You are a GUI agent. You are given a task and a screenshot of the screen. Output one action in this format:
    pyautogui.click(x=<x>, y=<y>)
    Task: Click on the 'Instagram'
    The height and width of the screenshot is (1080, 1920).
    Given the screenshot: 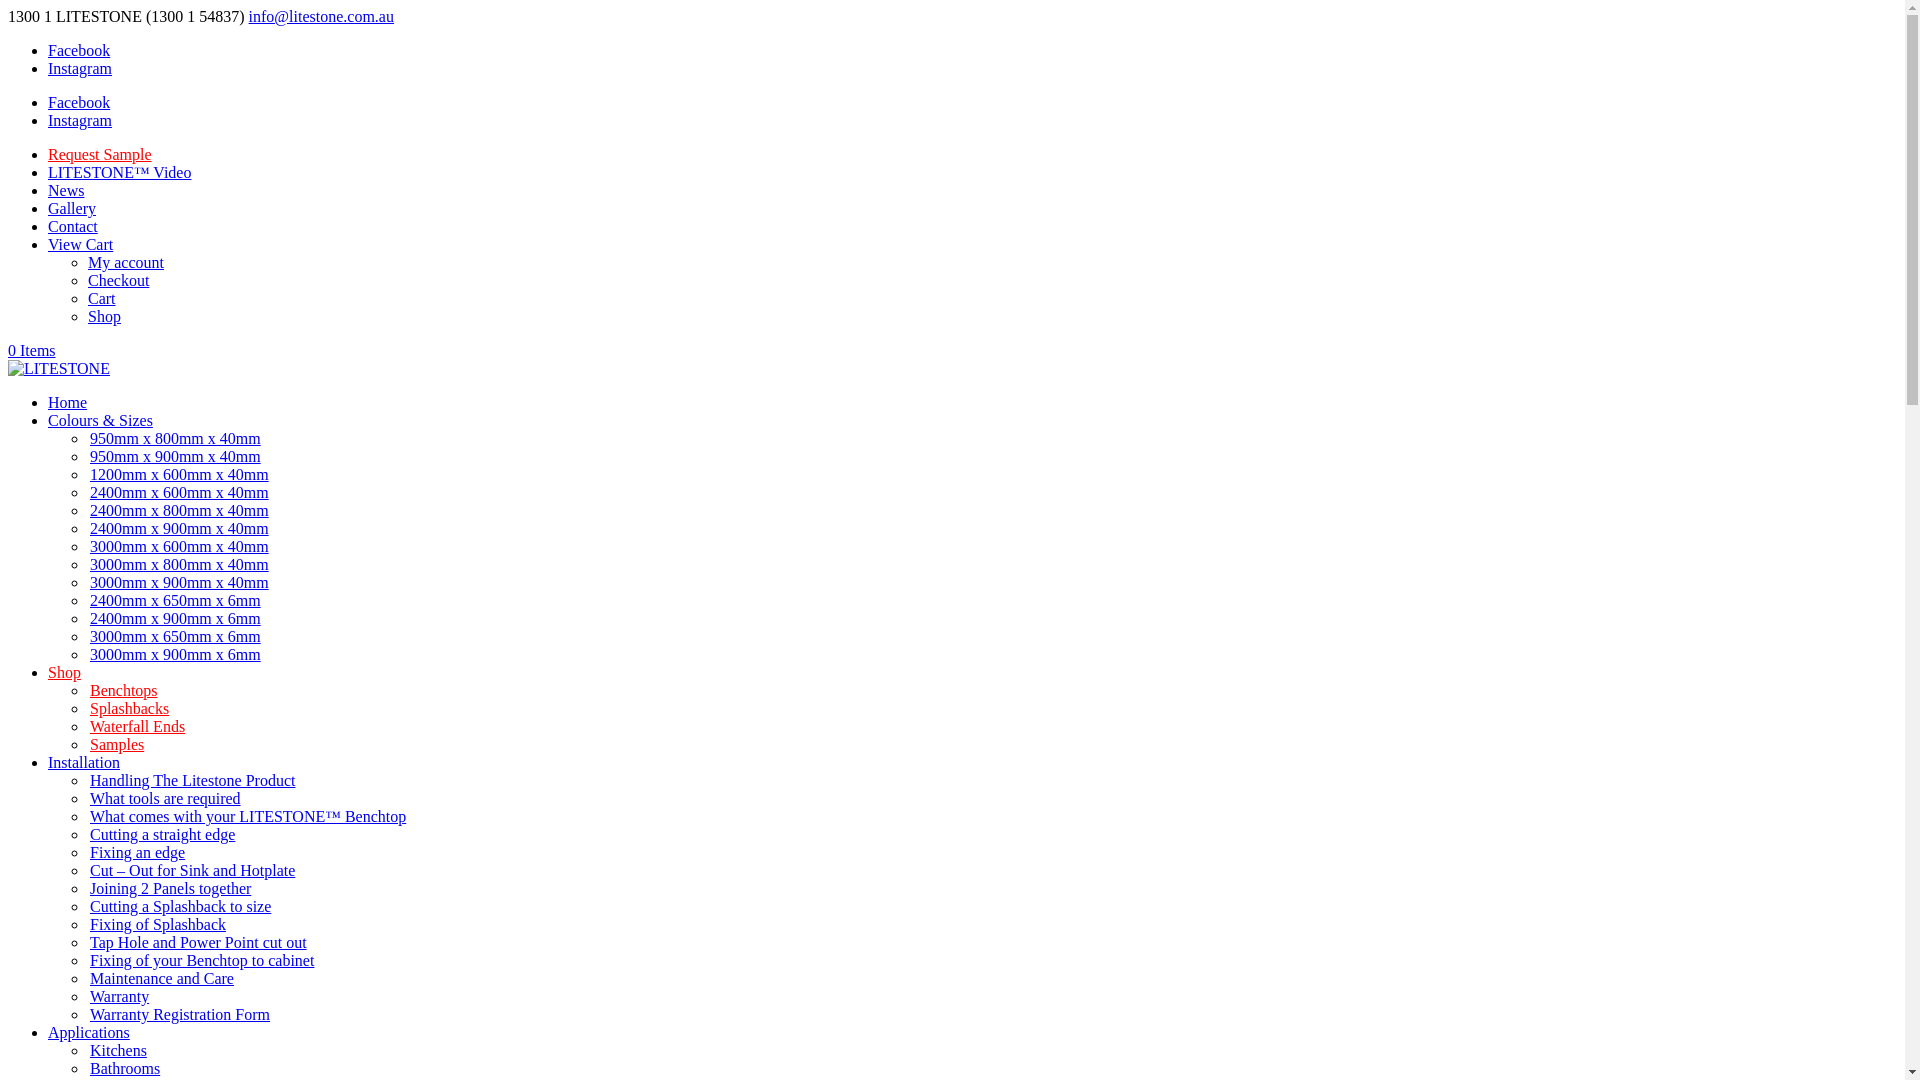 What is the action you would take?
    pyautogui.click(x=80, y=67)
    